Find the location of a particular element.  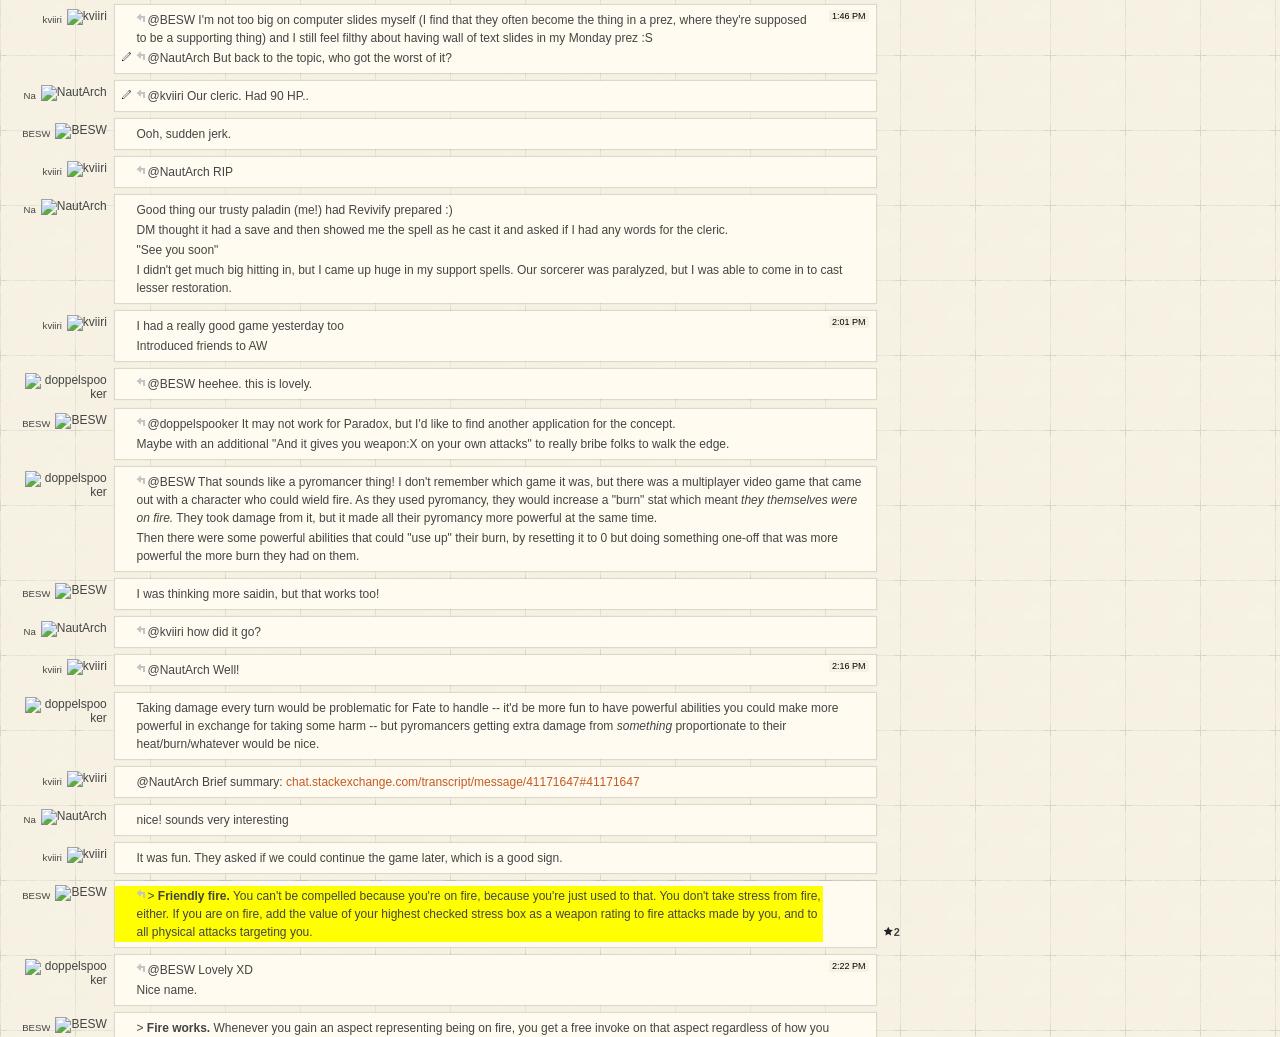

'@NautArch Brief summary:' is located at coordinates (210, 782).